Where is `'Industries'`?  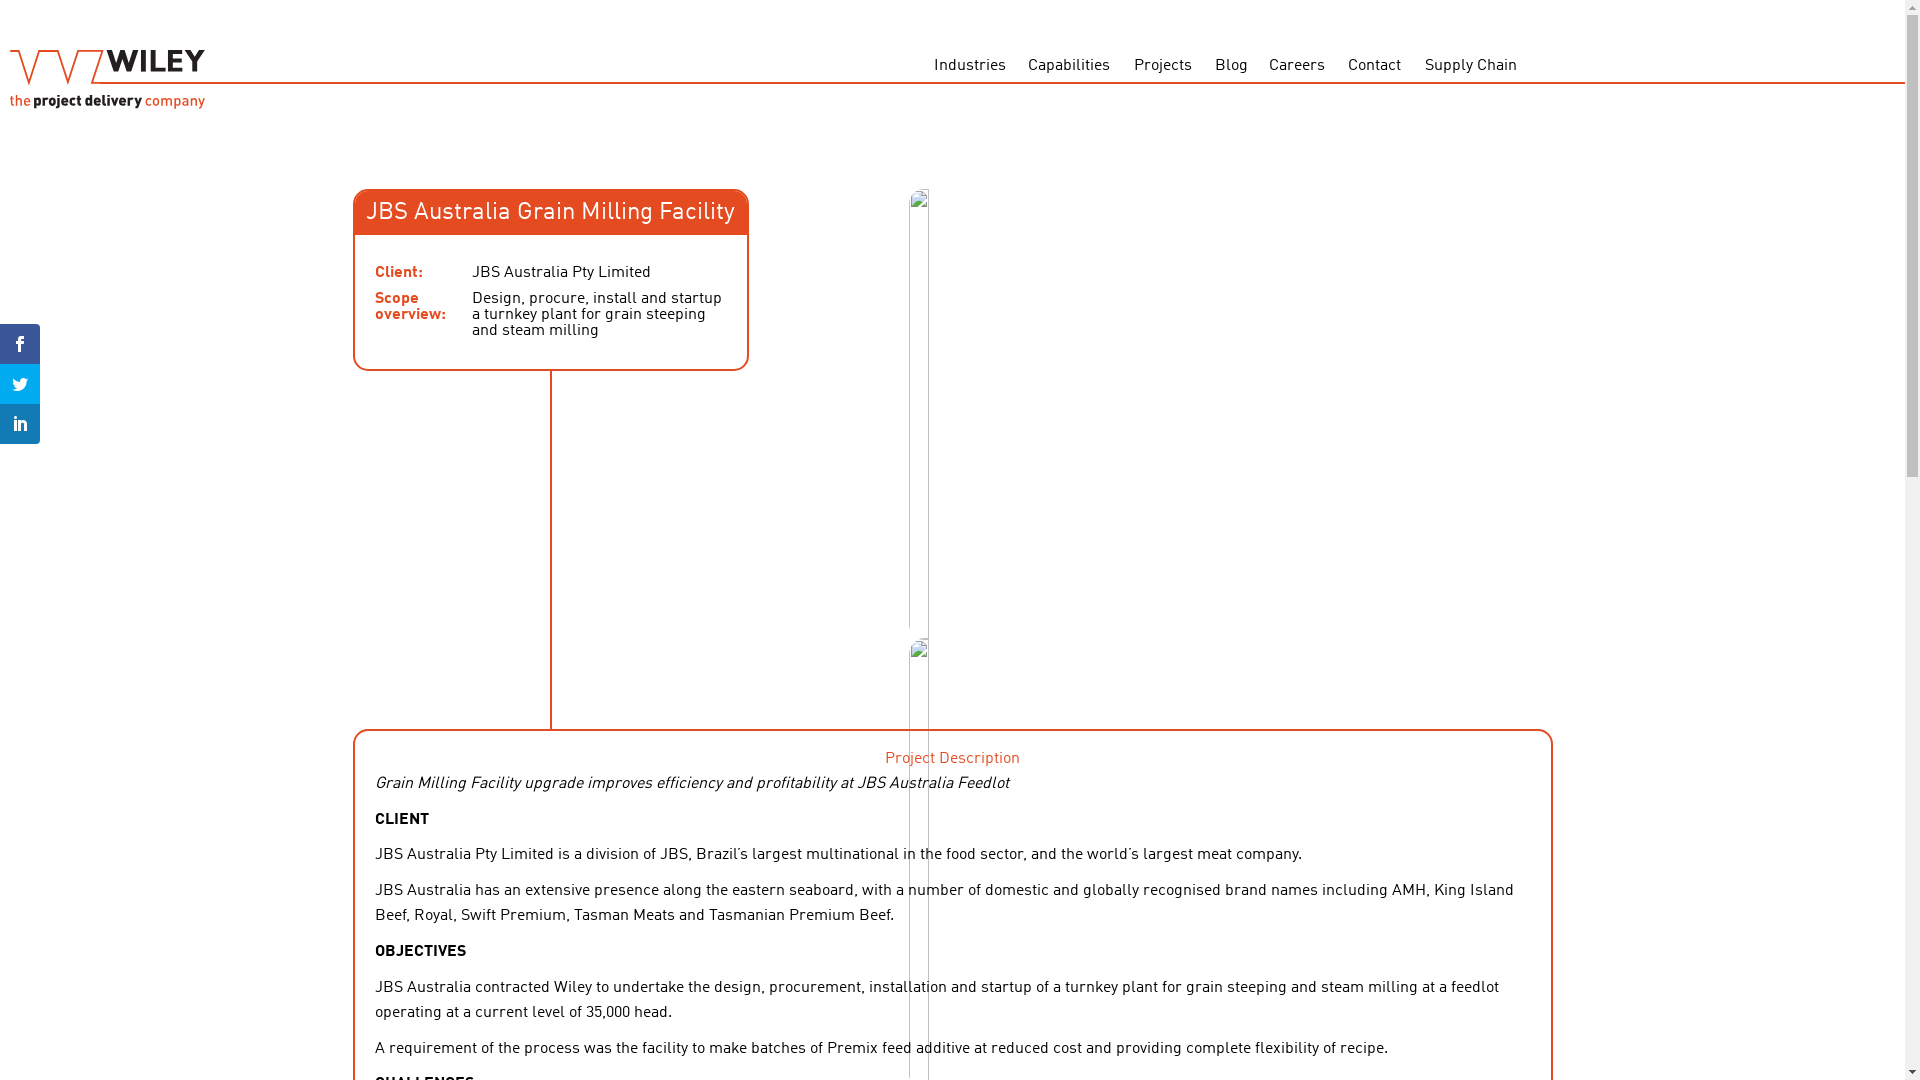 'Industries' is located at coordinates (970, 65).